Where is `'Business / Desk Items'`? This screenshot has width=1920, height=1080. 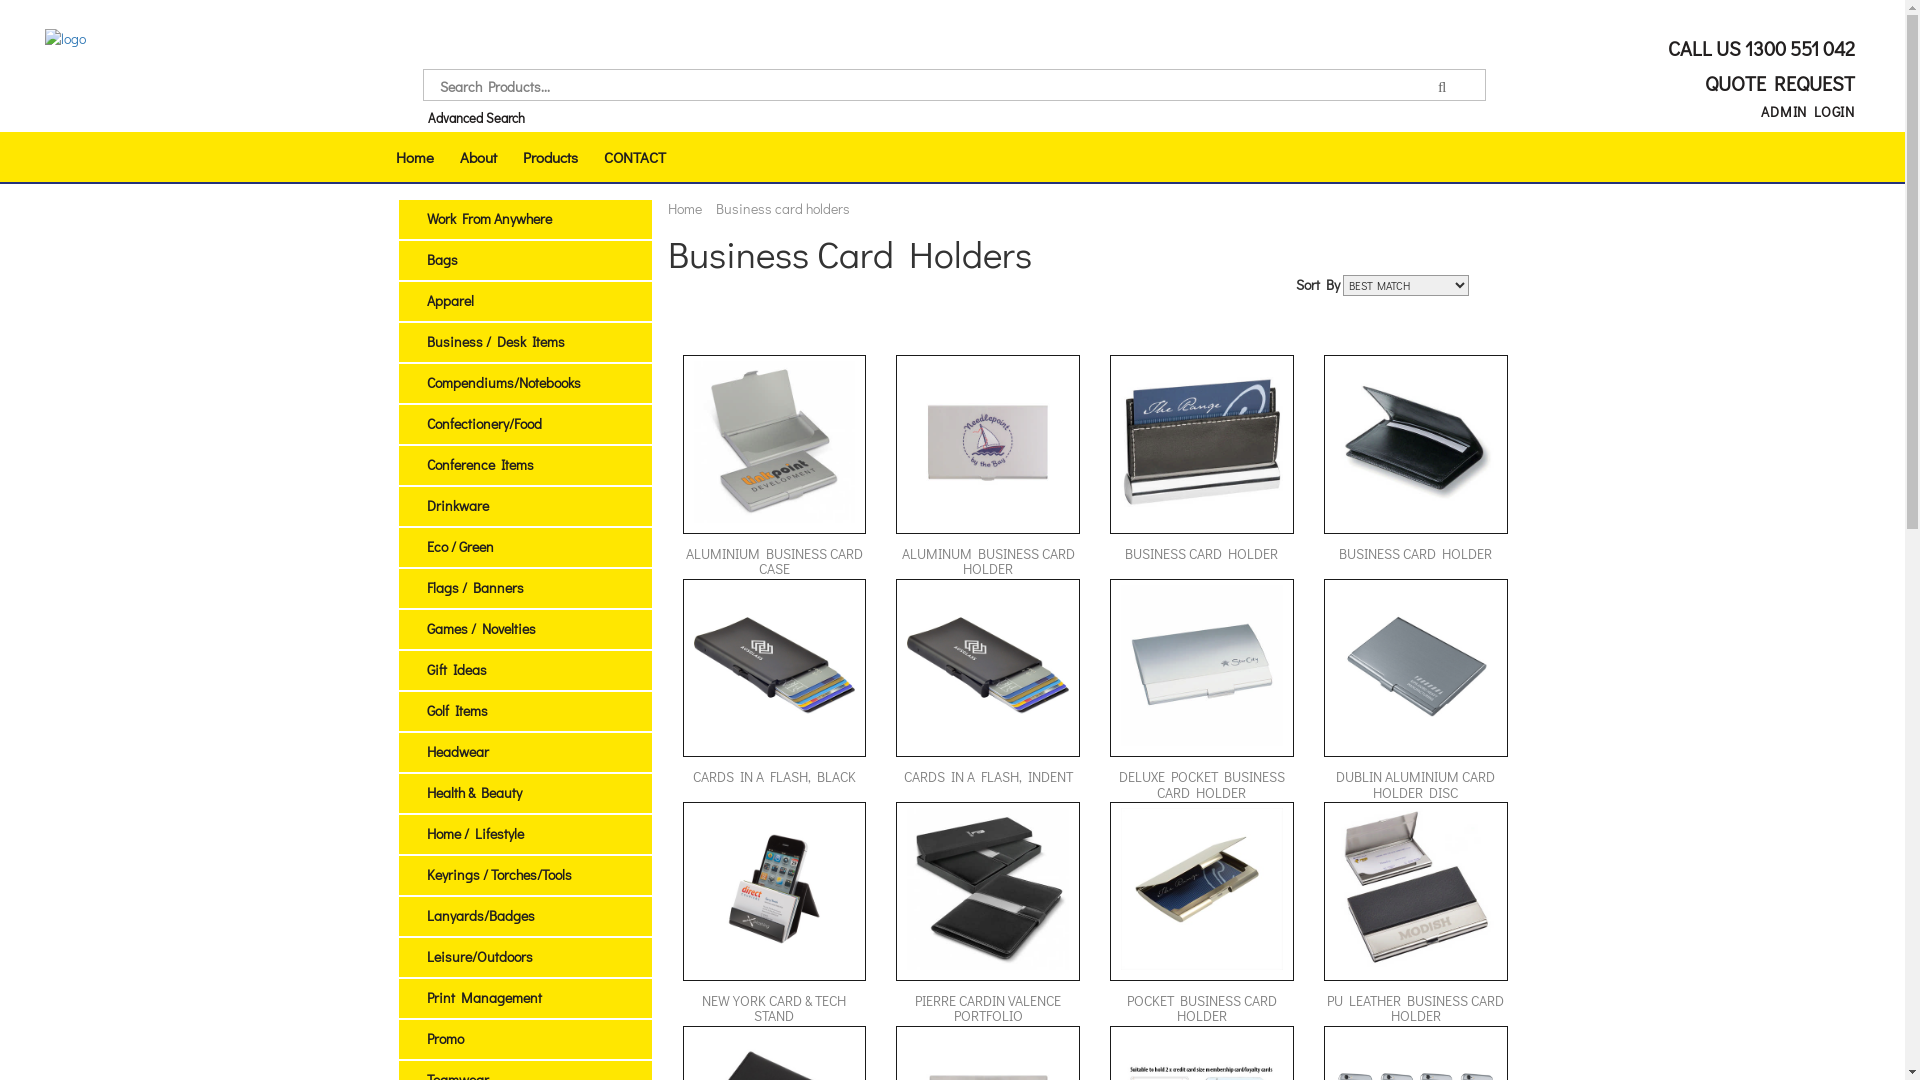
'Business / Desk Items' is located at coordinates (494, 340).